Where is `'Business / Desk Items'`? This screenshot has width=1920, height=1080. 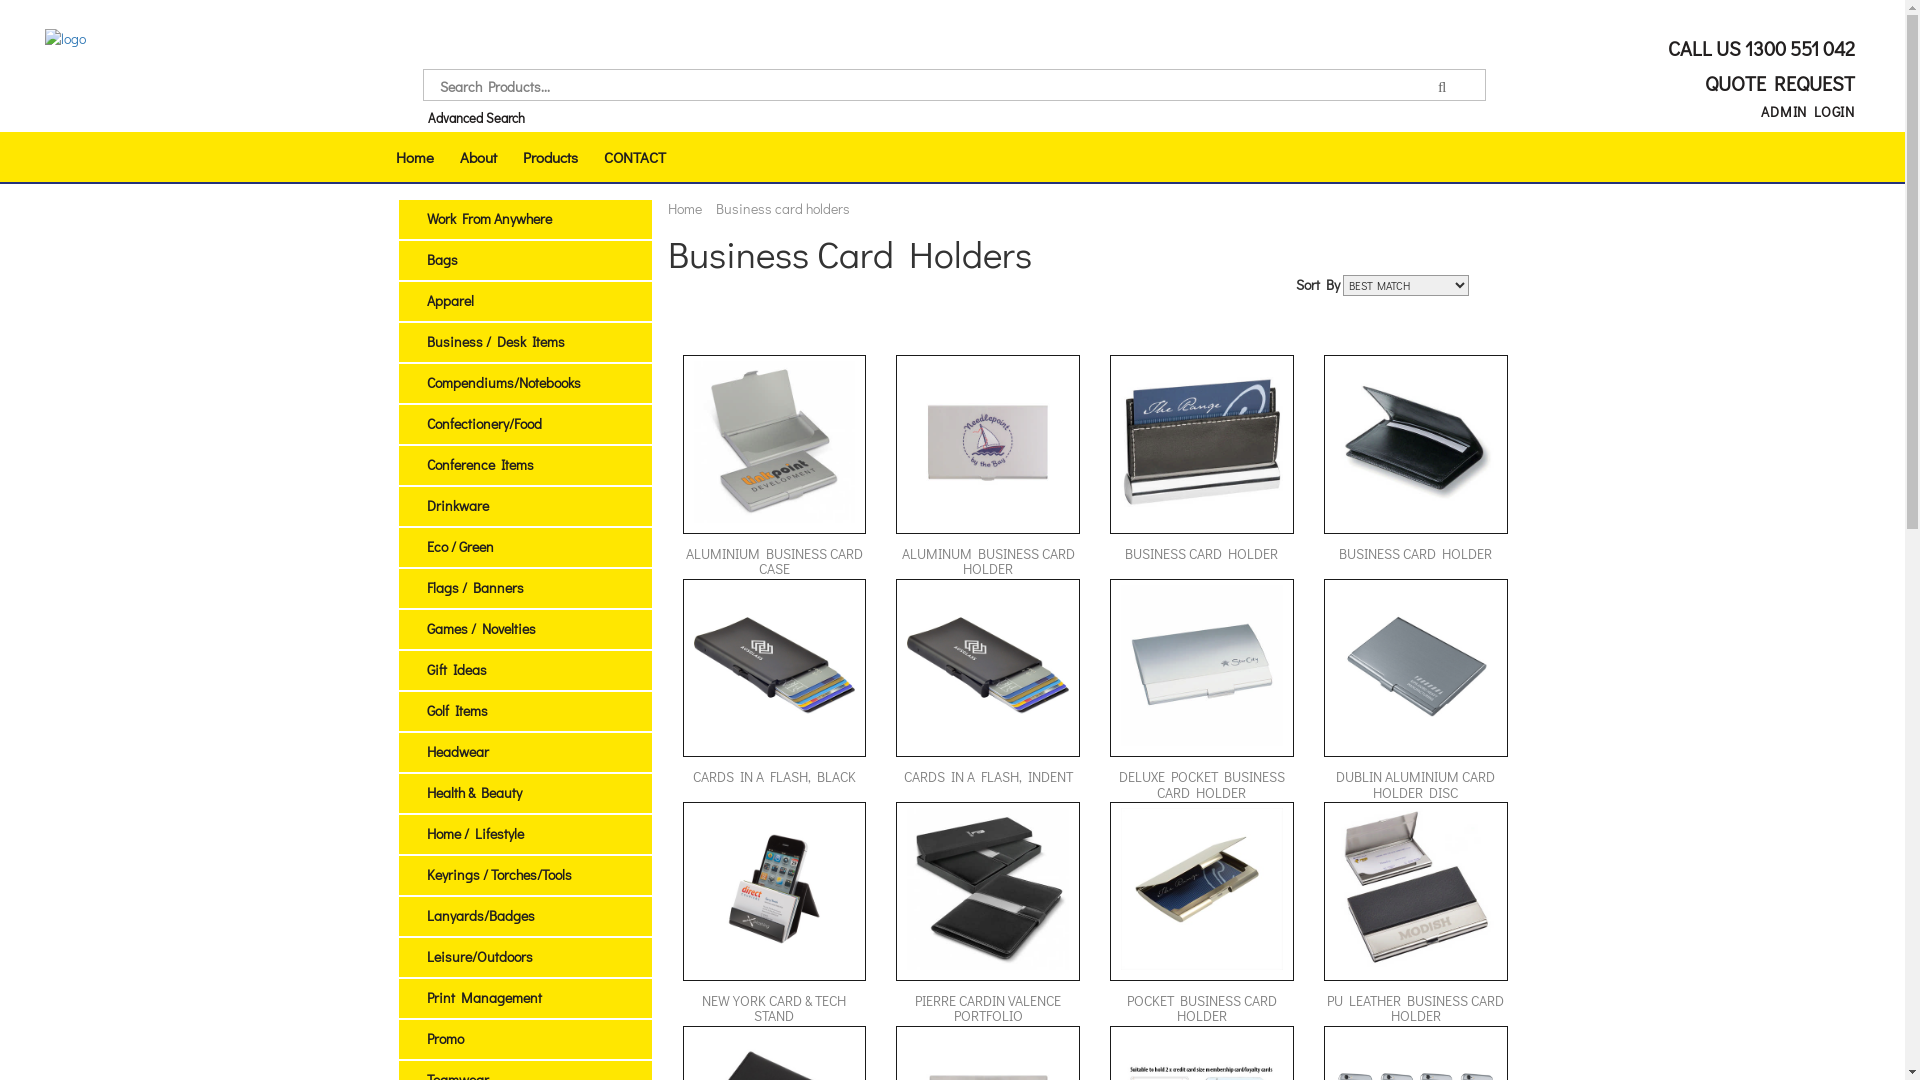
'Business / Desk Items' is located at coordinates (494, 340).